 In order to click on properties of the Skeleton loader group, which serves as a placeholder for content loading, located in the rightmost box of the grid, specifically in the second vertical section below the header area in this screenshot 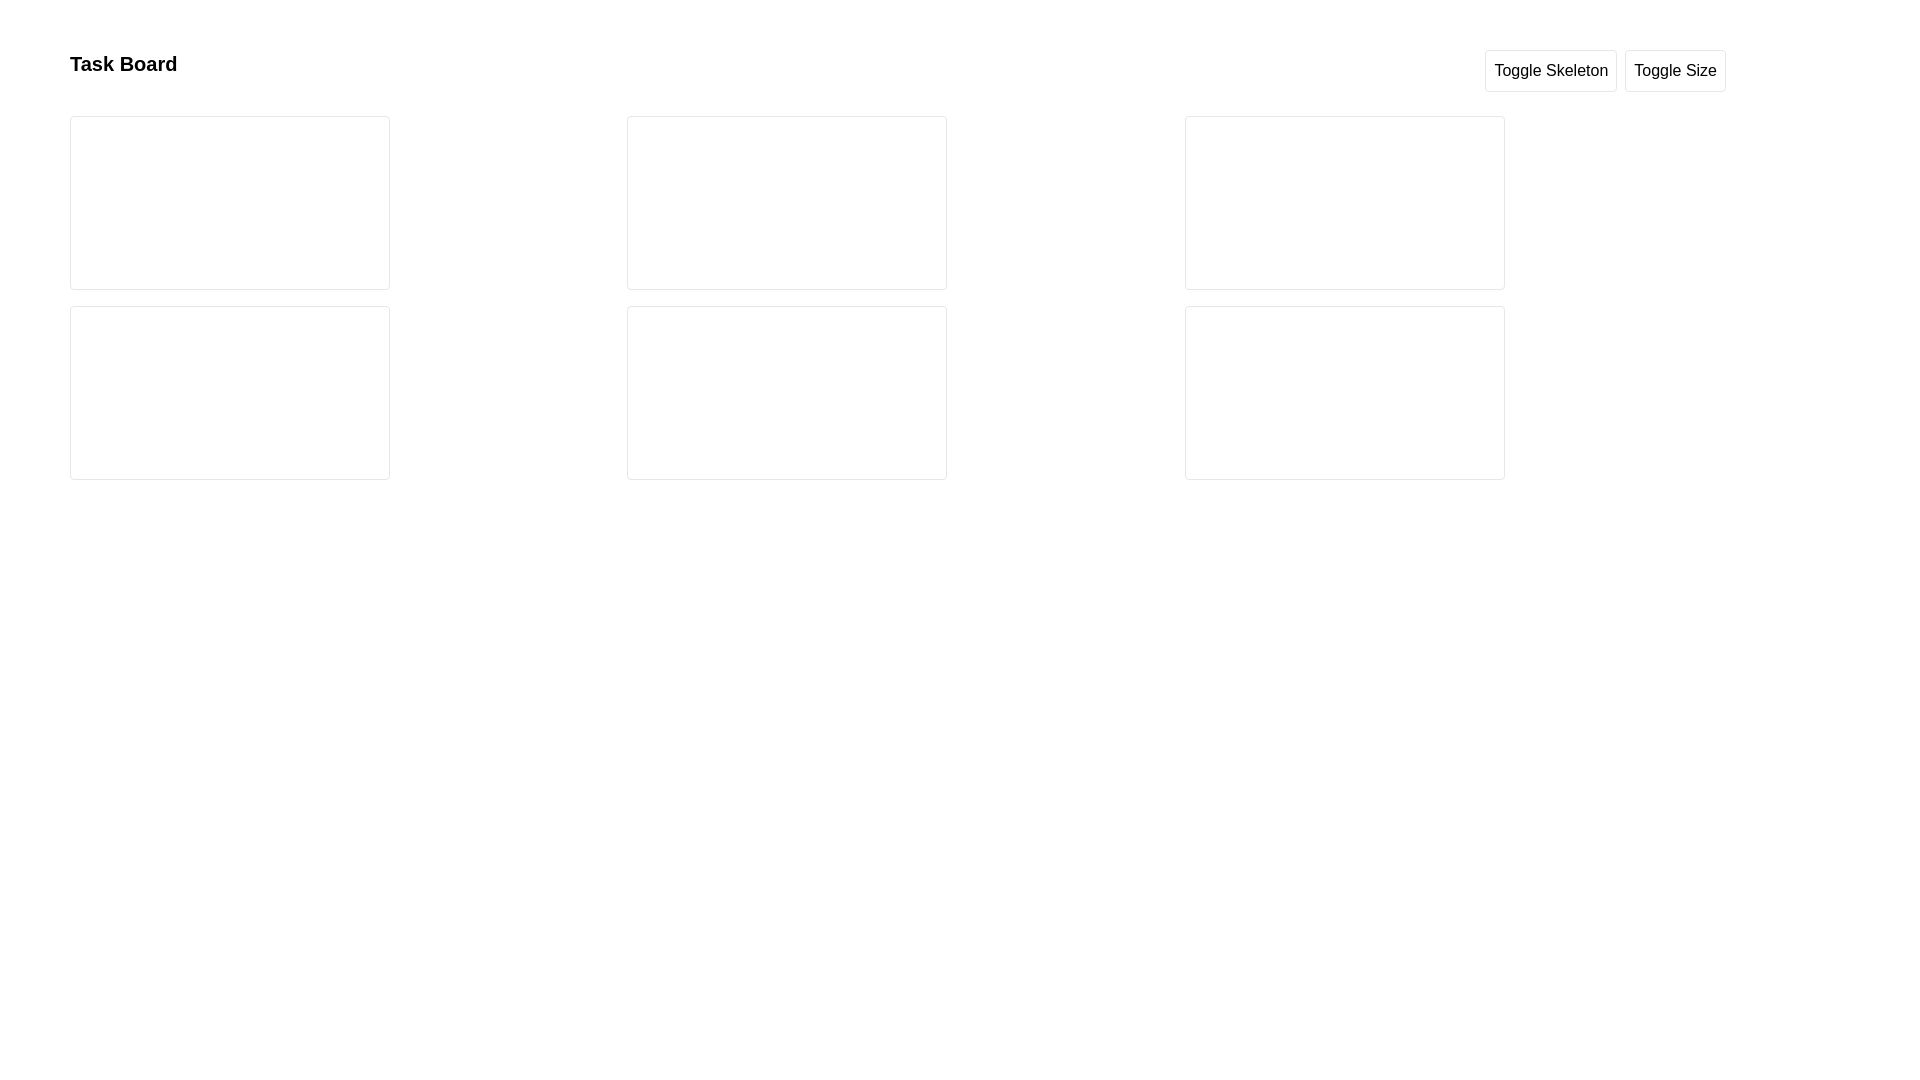, I will do `click(1344, 230)`.